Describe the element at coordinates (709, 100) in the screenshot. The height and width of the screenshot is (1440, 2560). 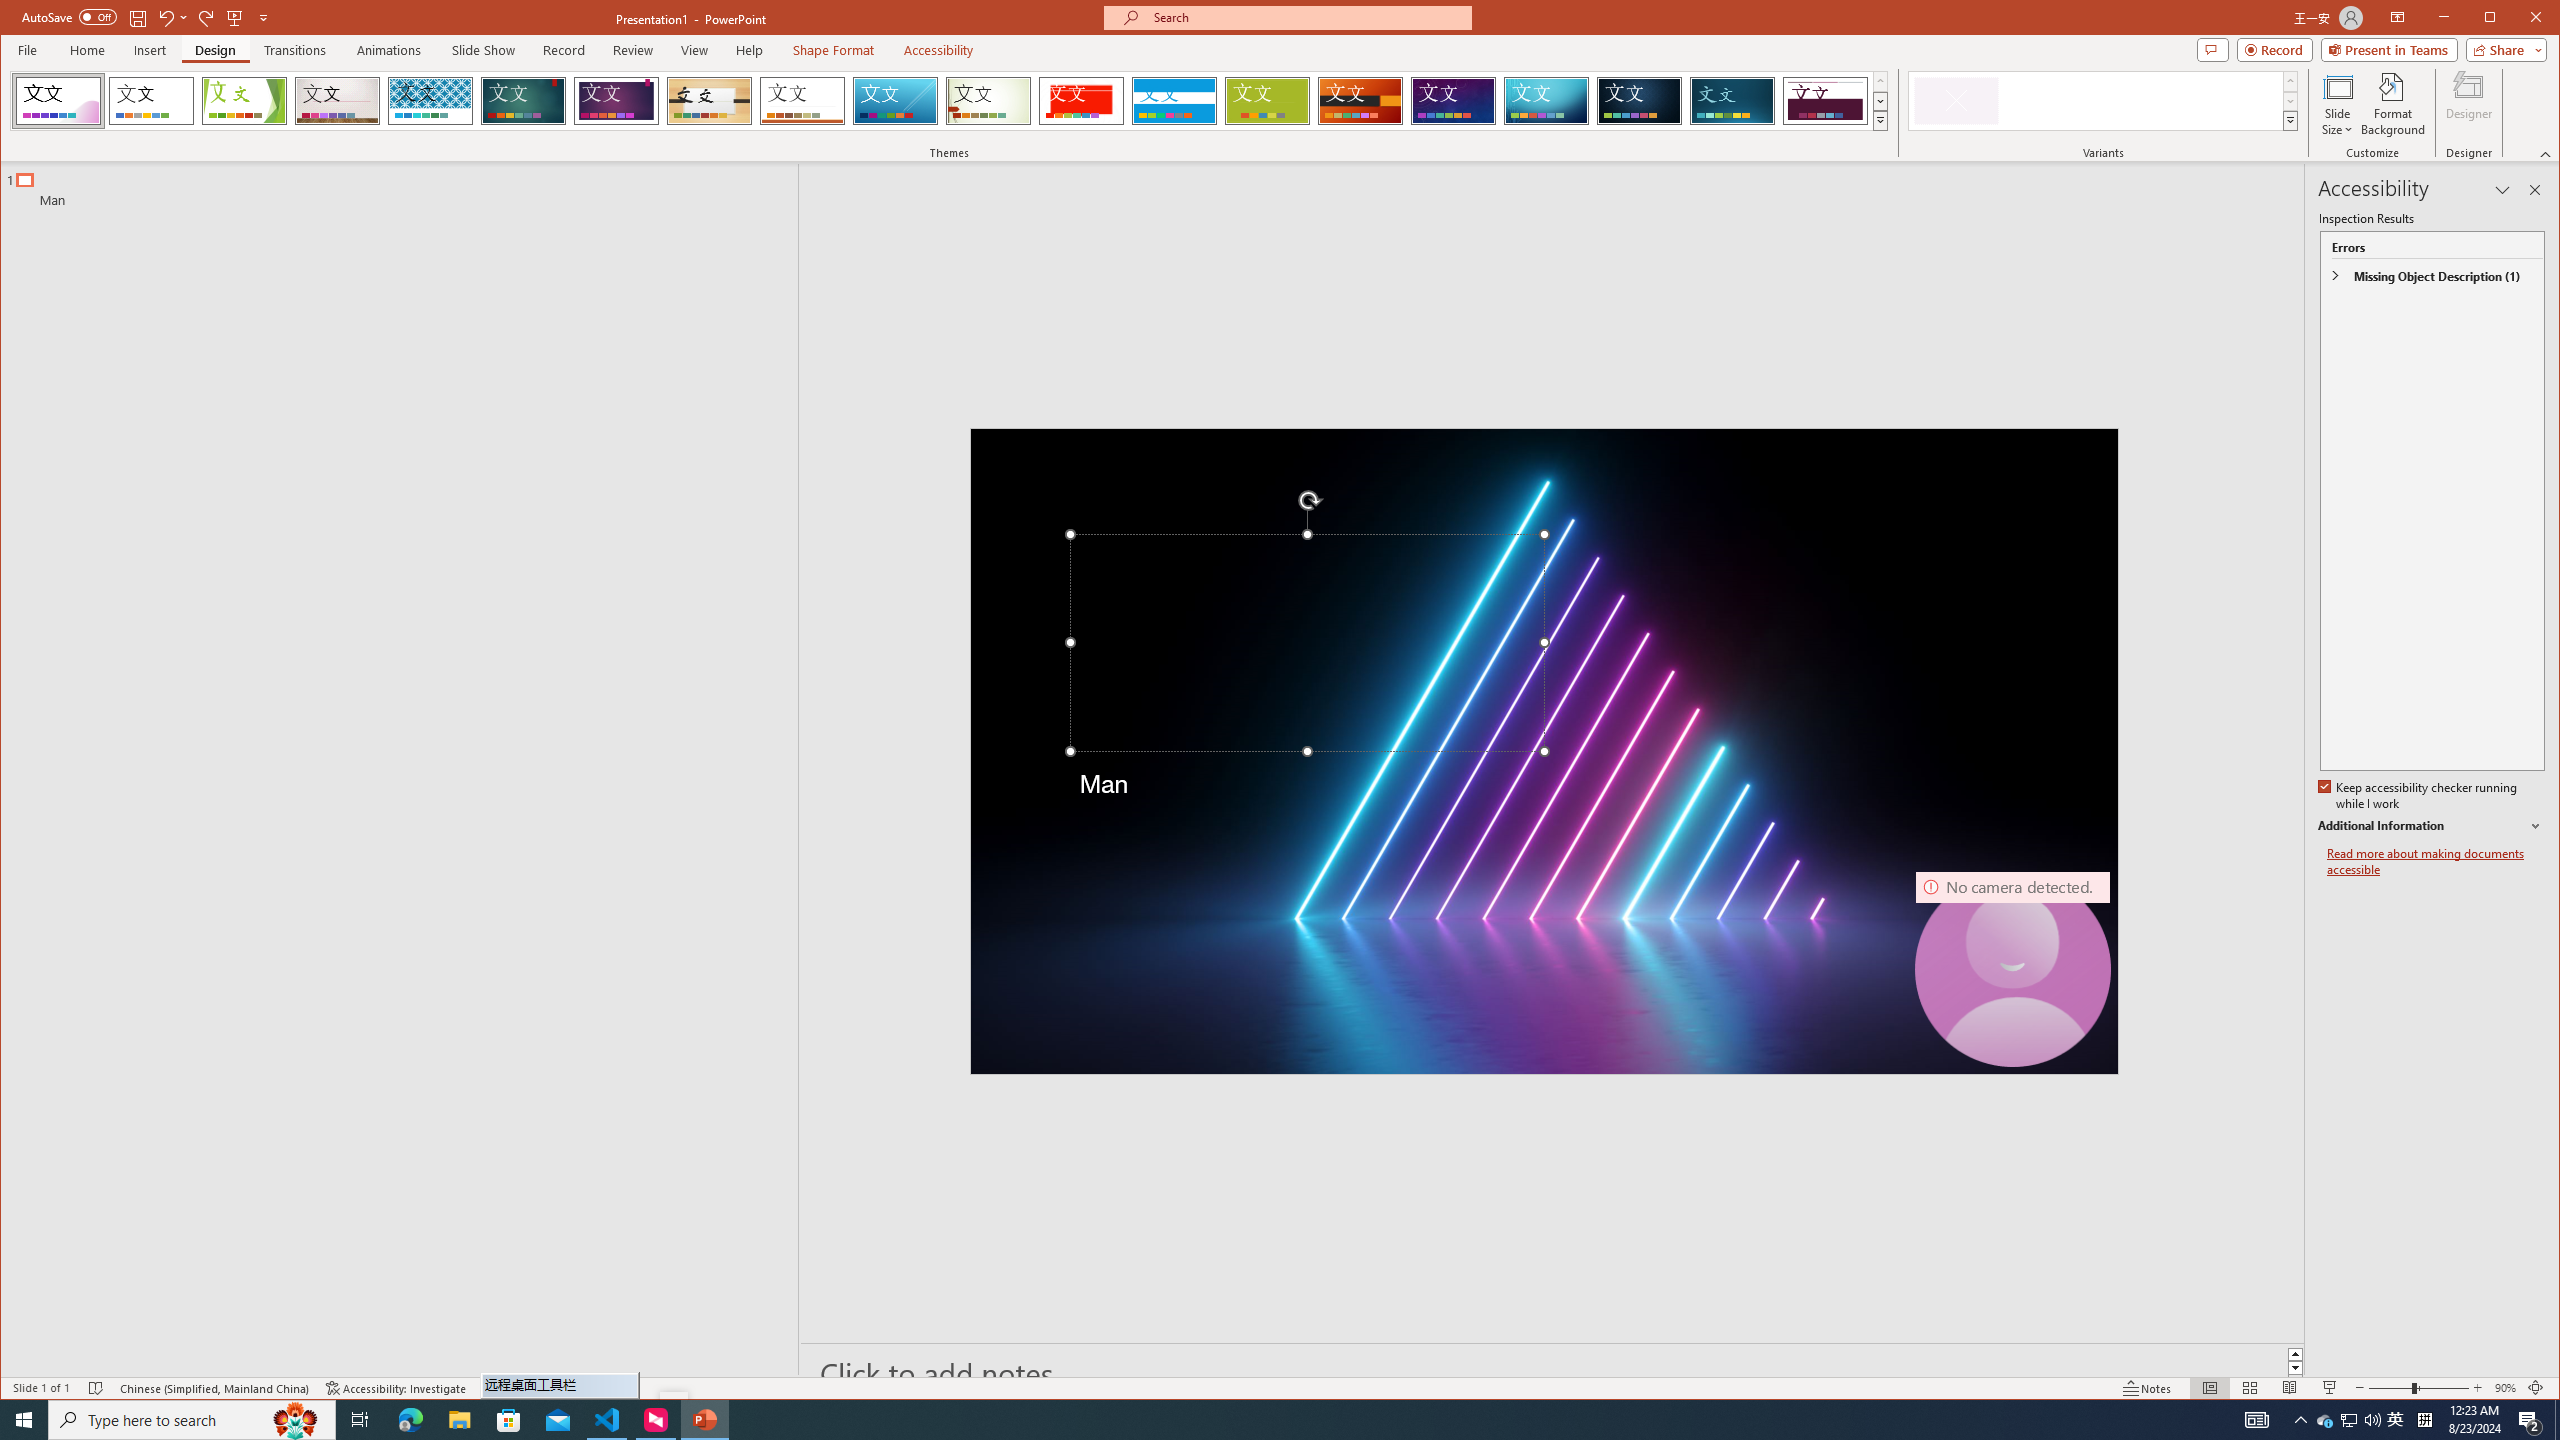
I see `'Organic'` at that location.